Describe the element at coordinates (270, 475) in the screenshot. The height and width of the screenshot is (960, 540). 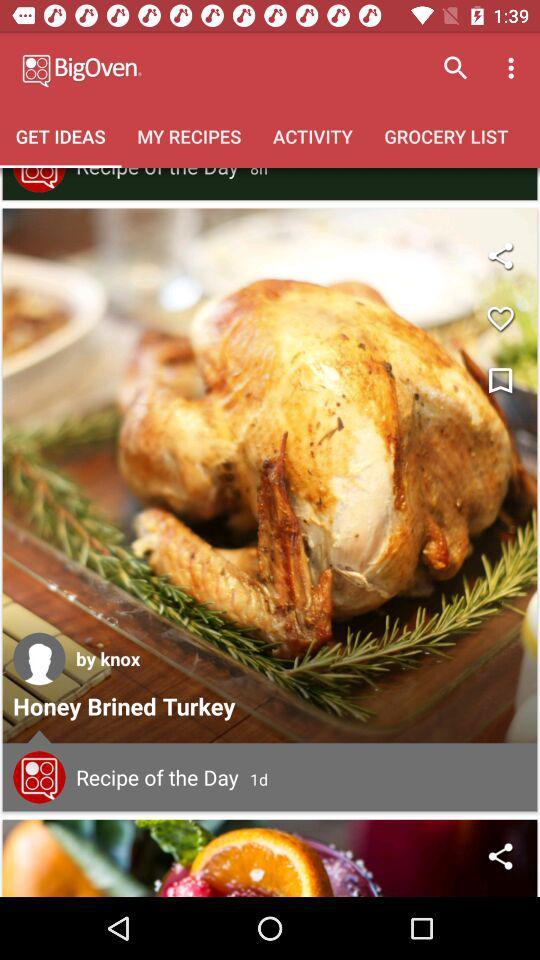
I see `image button` at that location.